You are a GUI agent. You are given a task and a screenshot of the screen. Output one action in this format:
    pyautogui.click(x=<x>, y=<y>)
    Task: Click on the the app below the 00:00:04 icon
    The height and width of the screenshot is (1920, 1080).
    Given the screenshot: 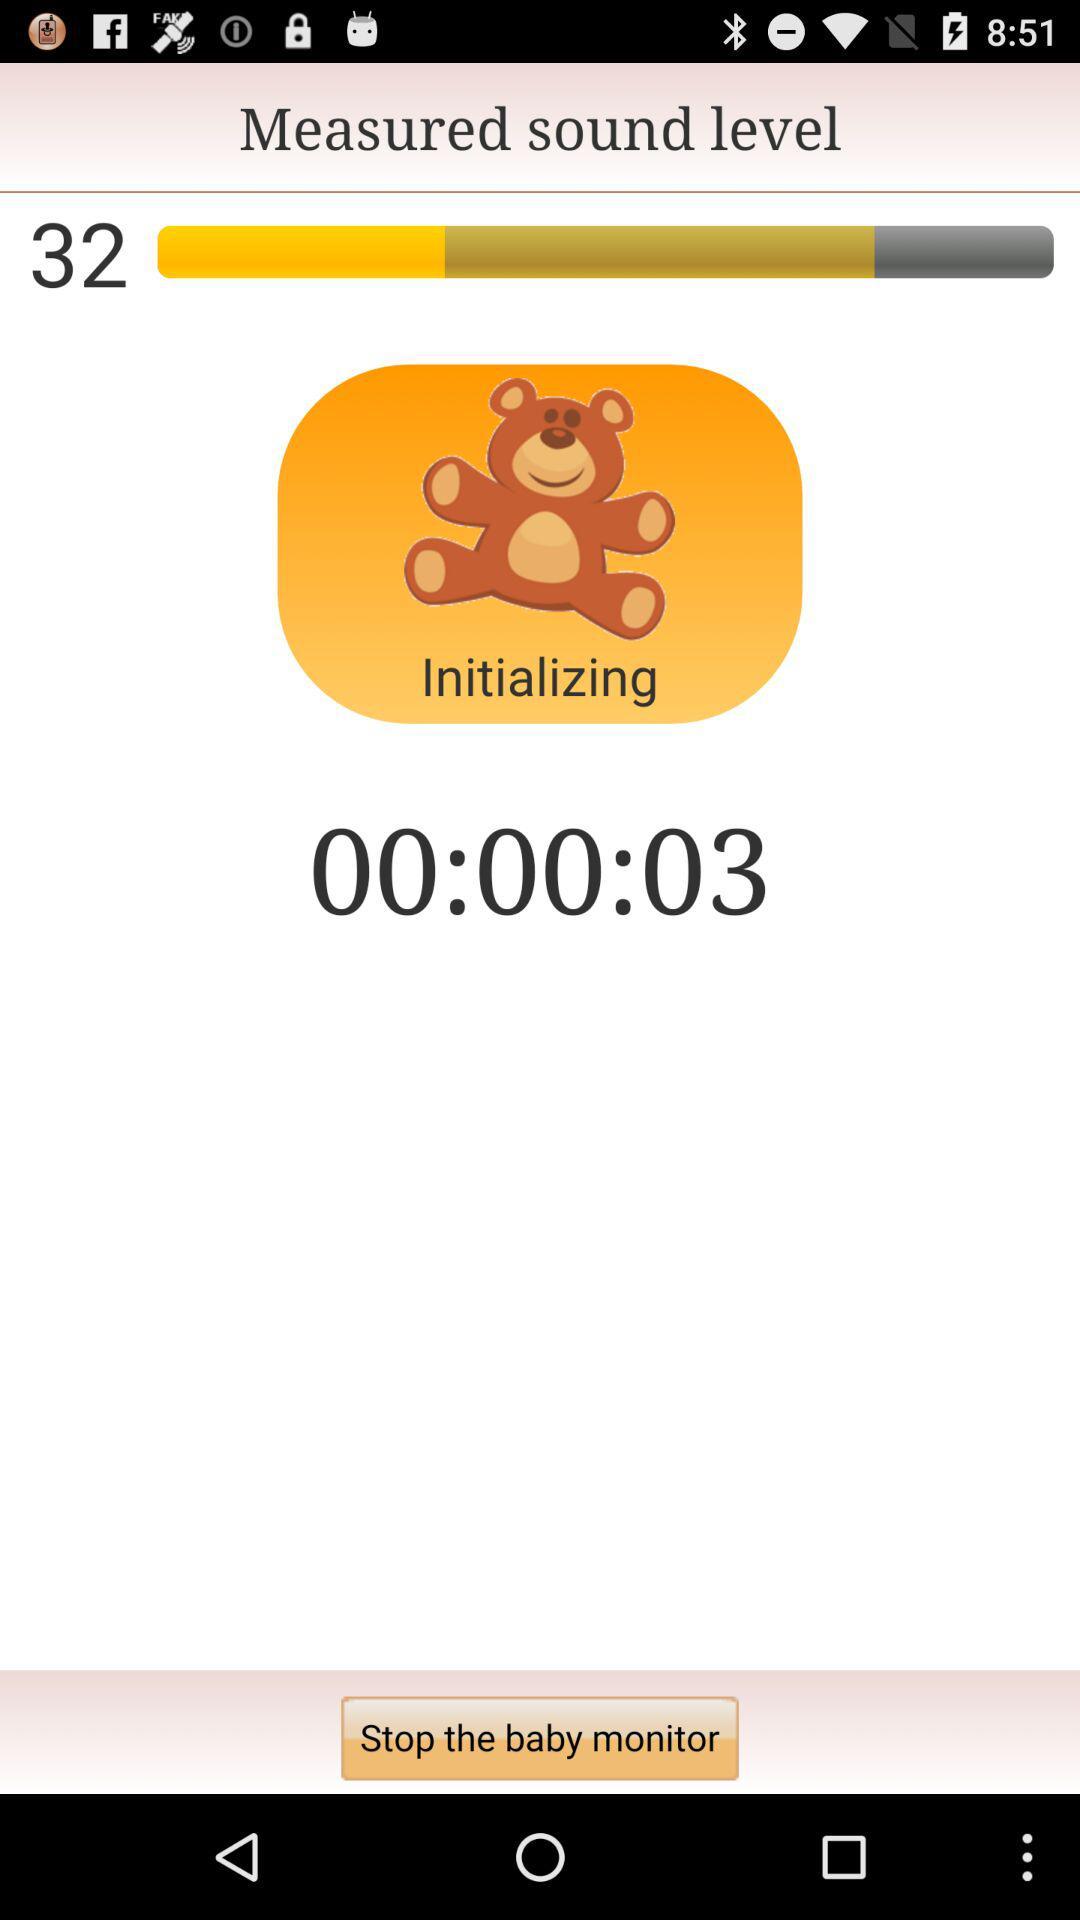 What is the action you would take?
    pyautogui.click(x=540, y=1737)
    